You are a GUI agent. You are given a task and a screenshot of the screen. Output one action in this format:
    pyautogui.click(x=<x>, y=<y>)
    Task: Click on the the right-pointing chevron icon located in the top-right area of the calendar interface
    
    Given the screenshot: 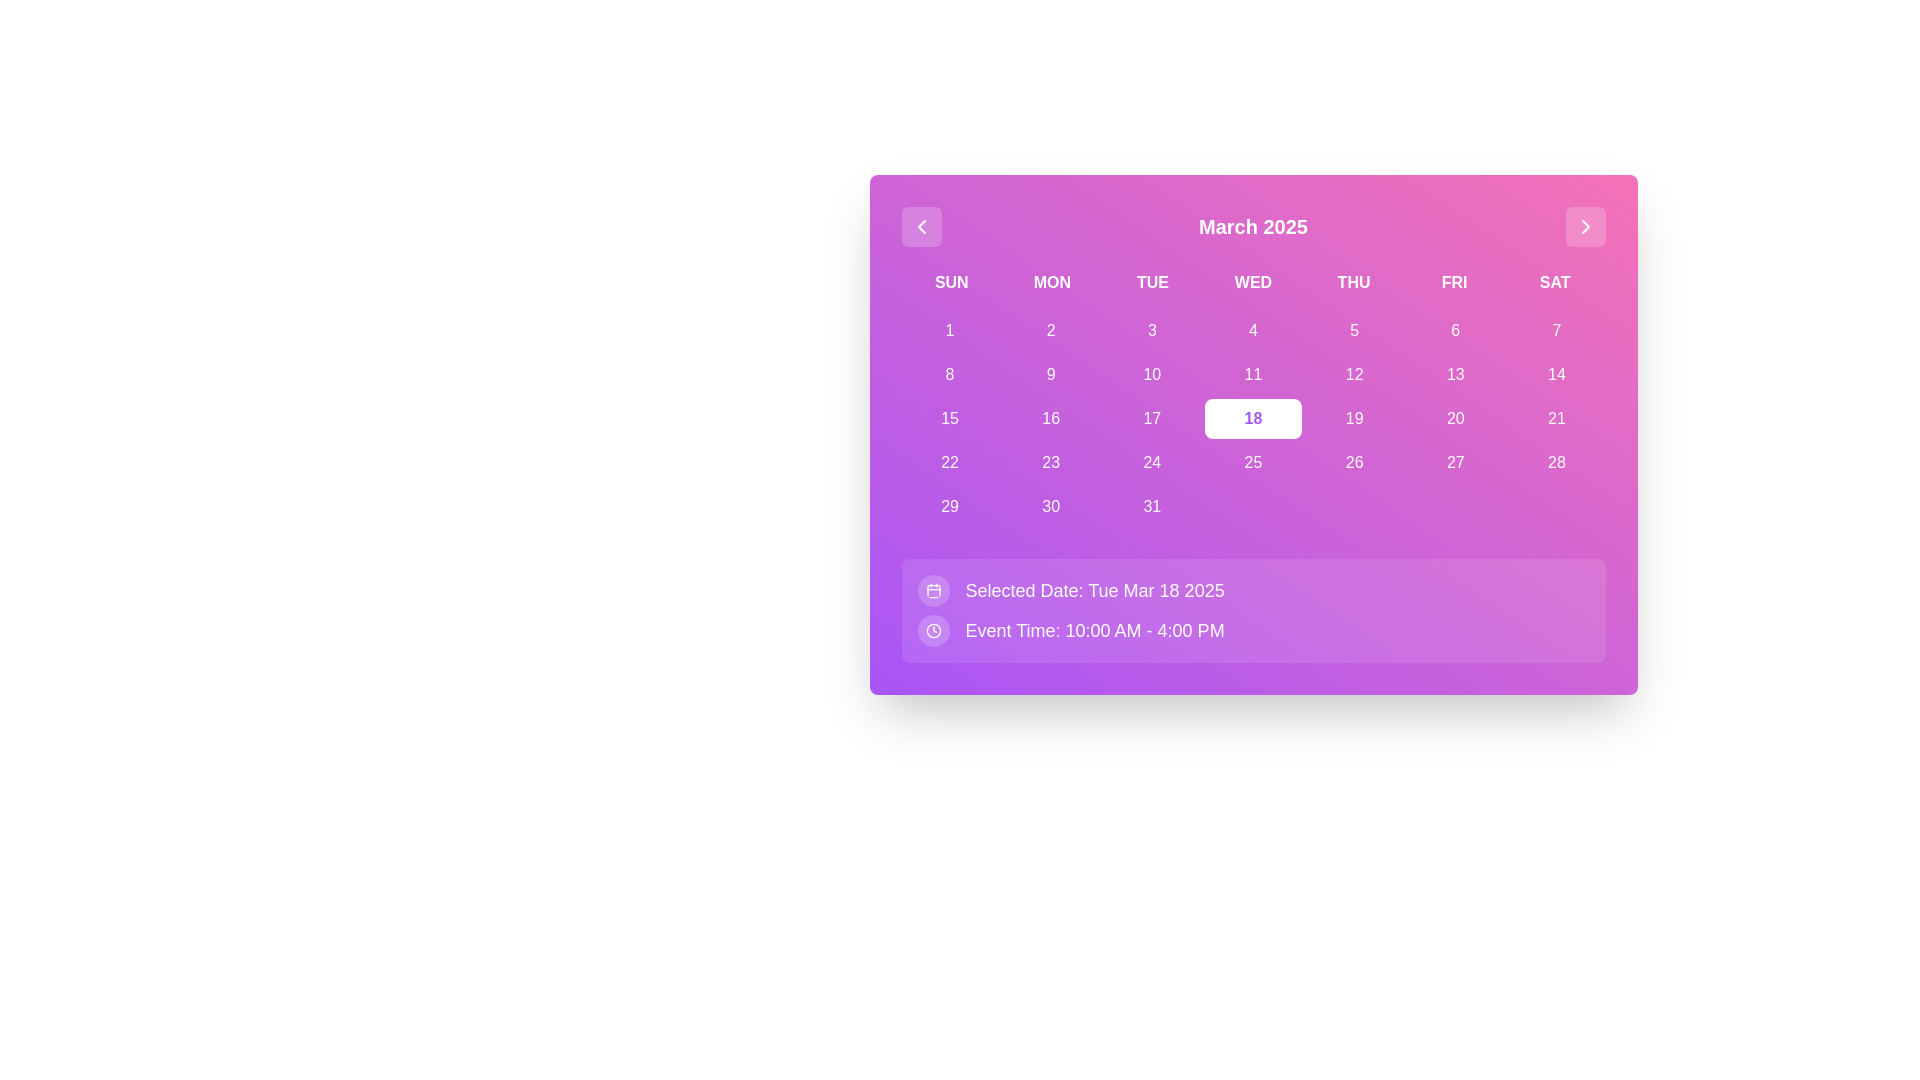 What is the action you would take?
    pyautogui.click(x=1584, y=226)
    